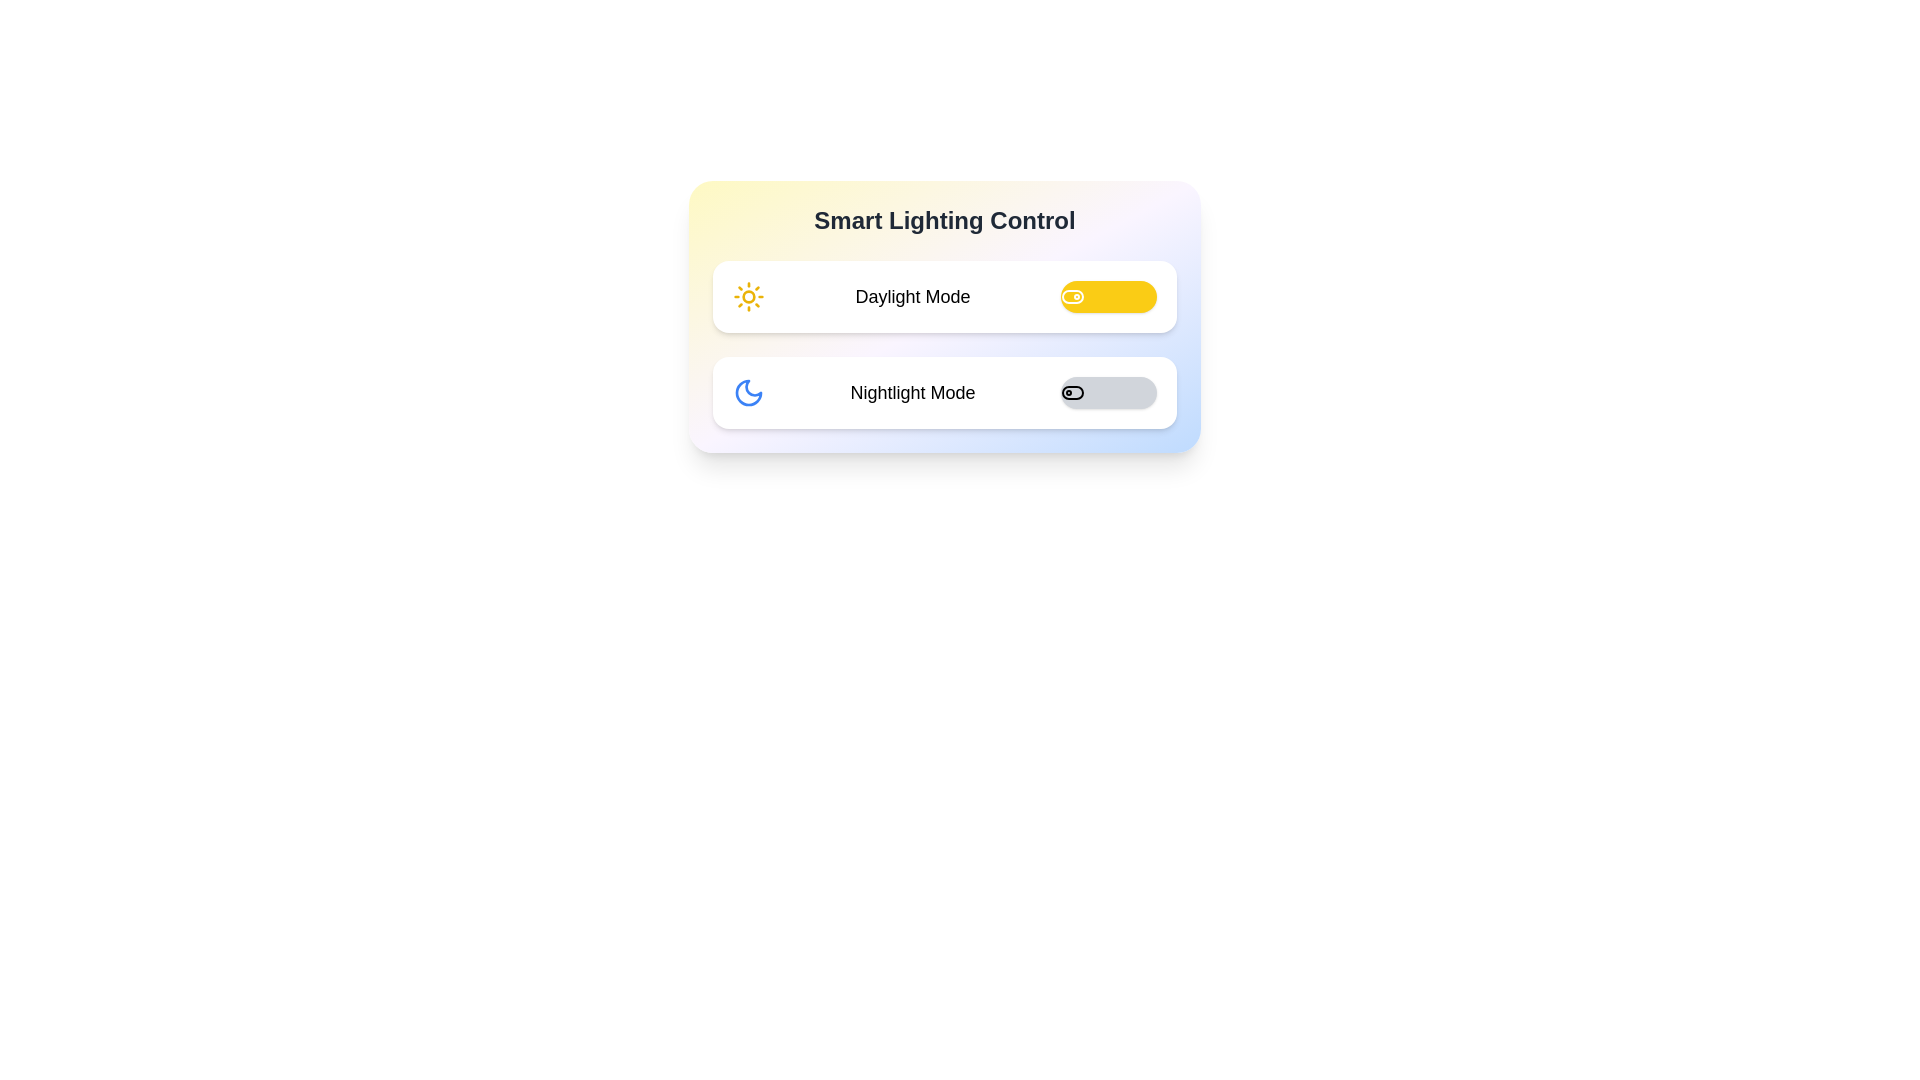 This screenshot has width=1920, height=1080. I want to click on the icon within the 'Nightlight Mode' toggle switch located on the right half of the second row in the 'Smart Lighting Control' panel, so click(1072, 393).